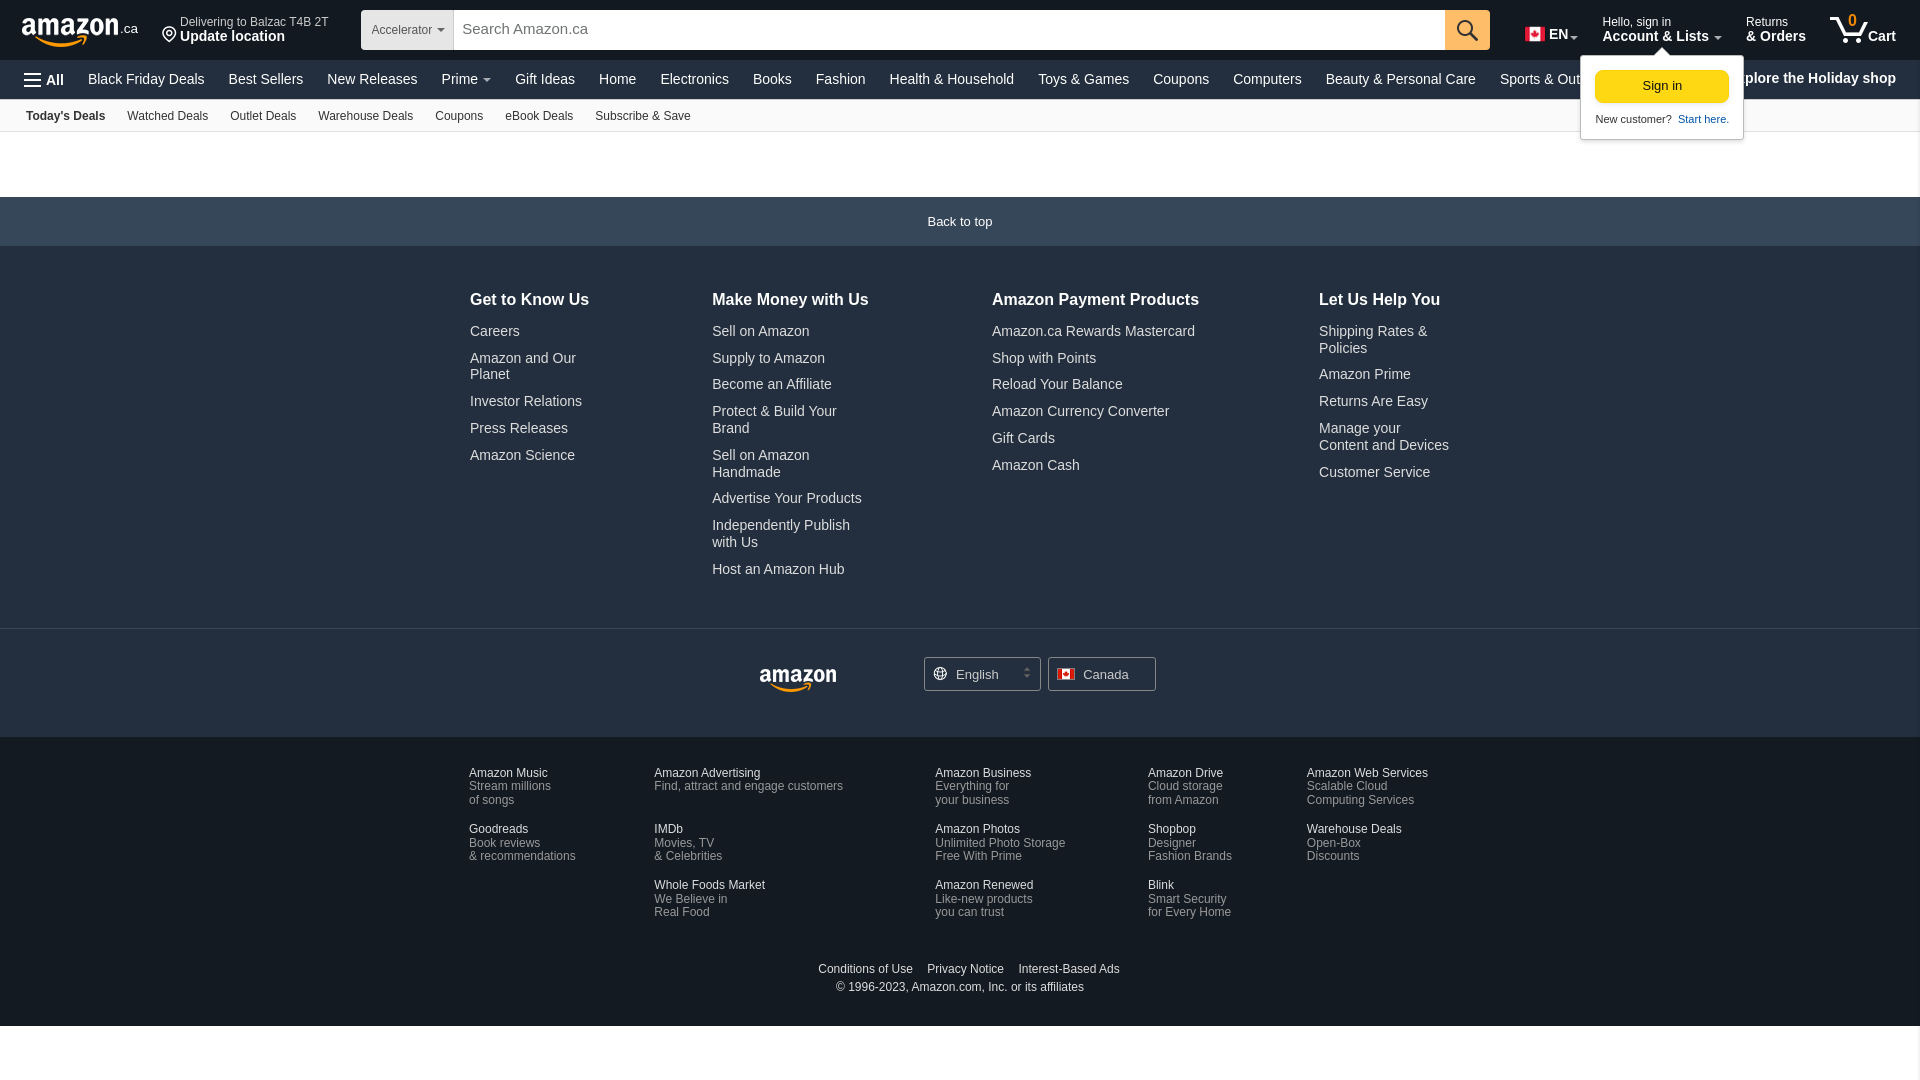 The width and height of the screenshot is (1920, 1080). What do you see at coordinates (1366, 785) in the screenshot?
I see `'Amazon Web Services` at bounding box center [1366, 785].